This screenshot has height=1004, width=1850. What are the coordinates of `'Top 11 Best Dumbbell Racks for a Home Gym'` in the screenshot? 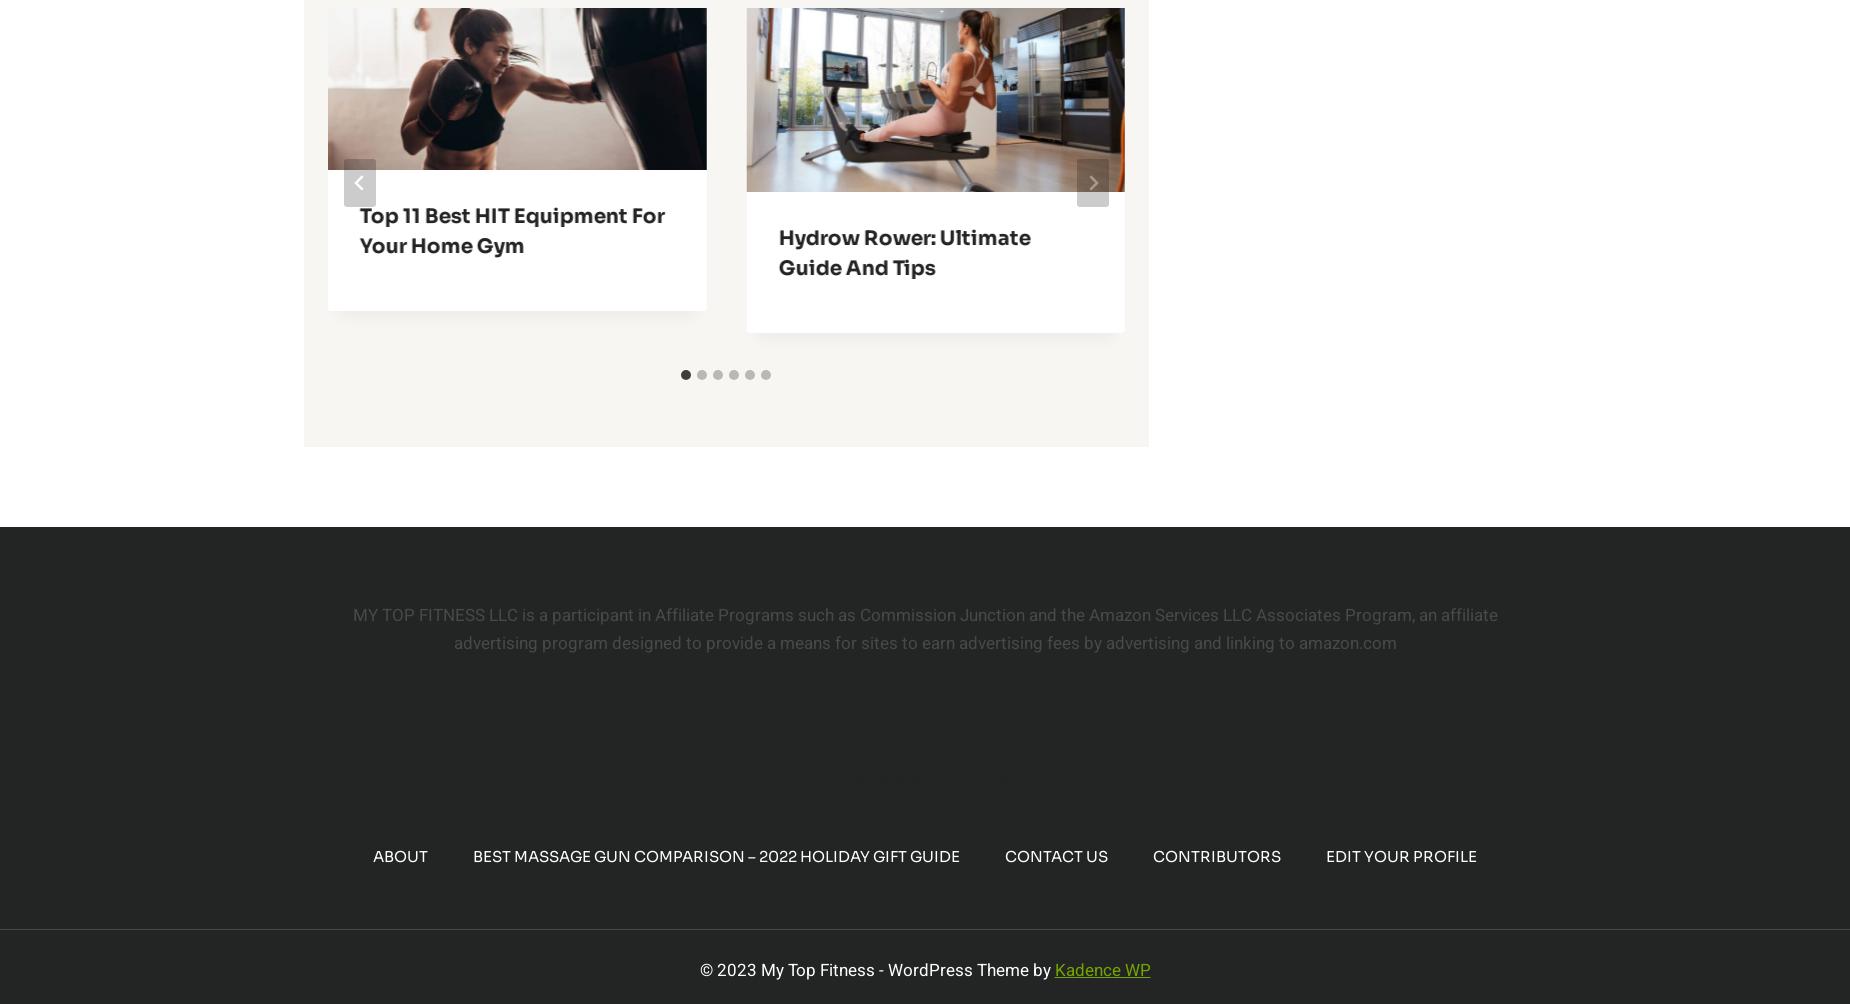 It's located at (1336, 251).